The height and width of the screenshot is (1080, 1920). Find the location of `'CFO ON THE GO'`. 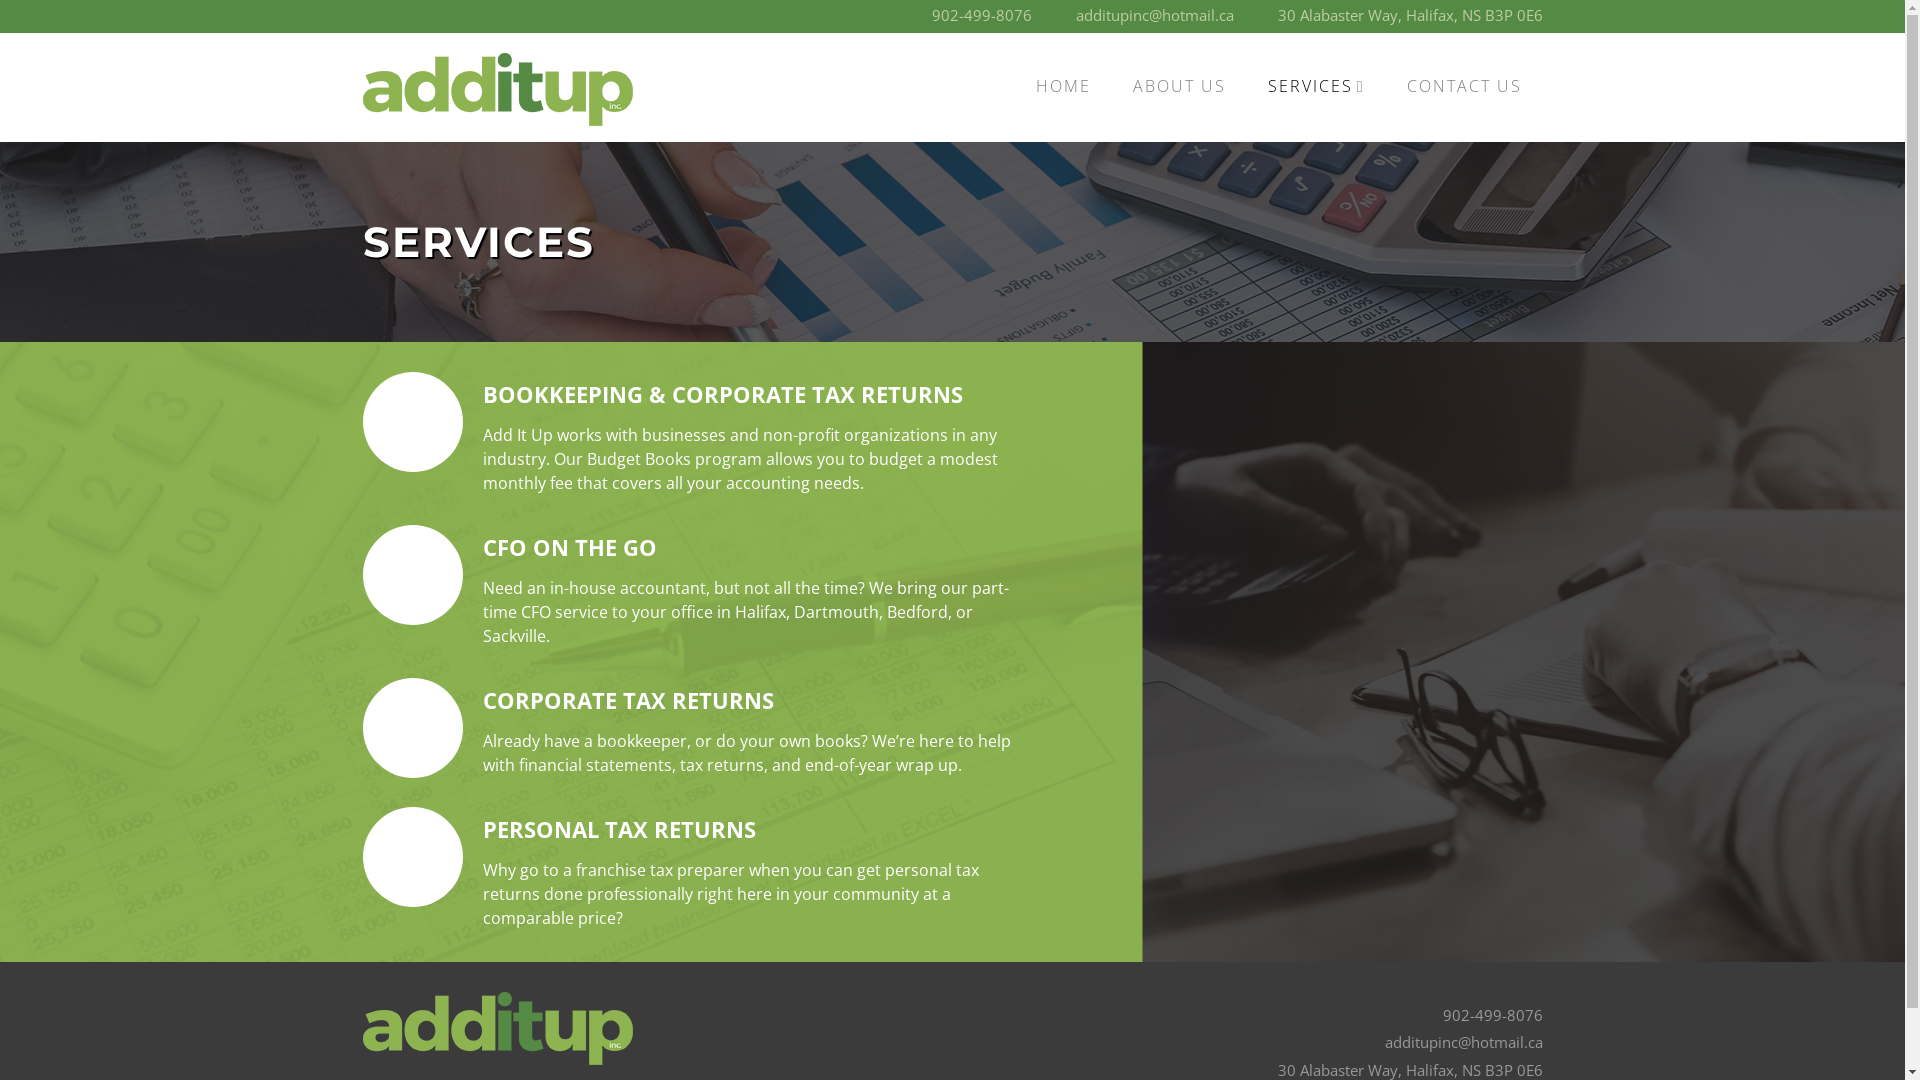

'CFO ON THE GO' is located at coordinates (481, 547).